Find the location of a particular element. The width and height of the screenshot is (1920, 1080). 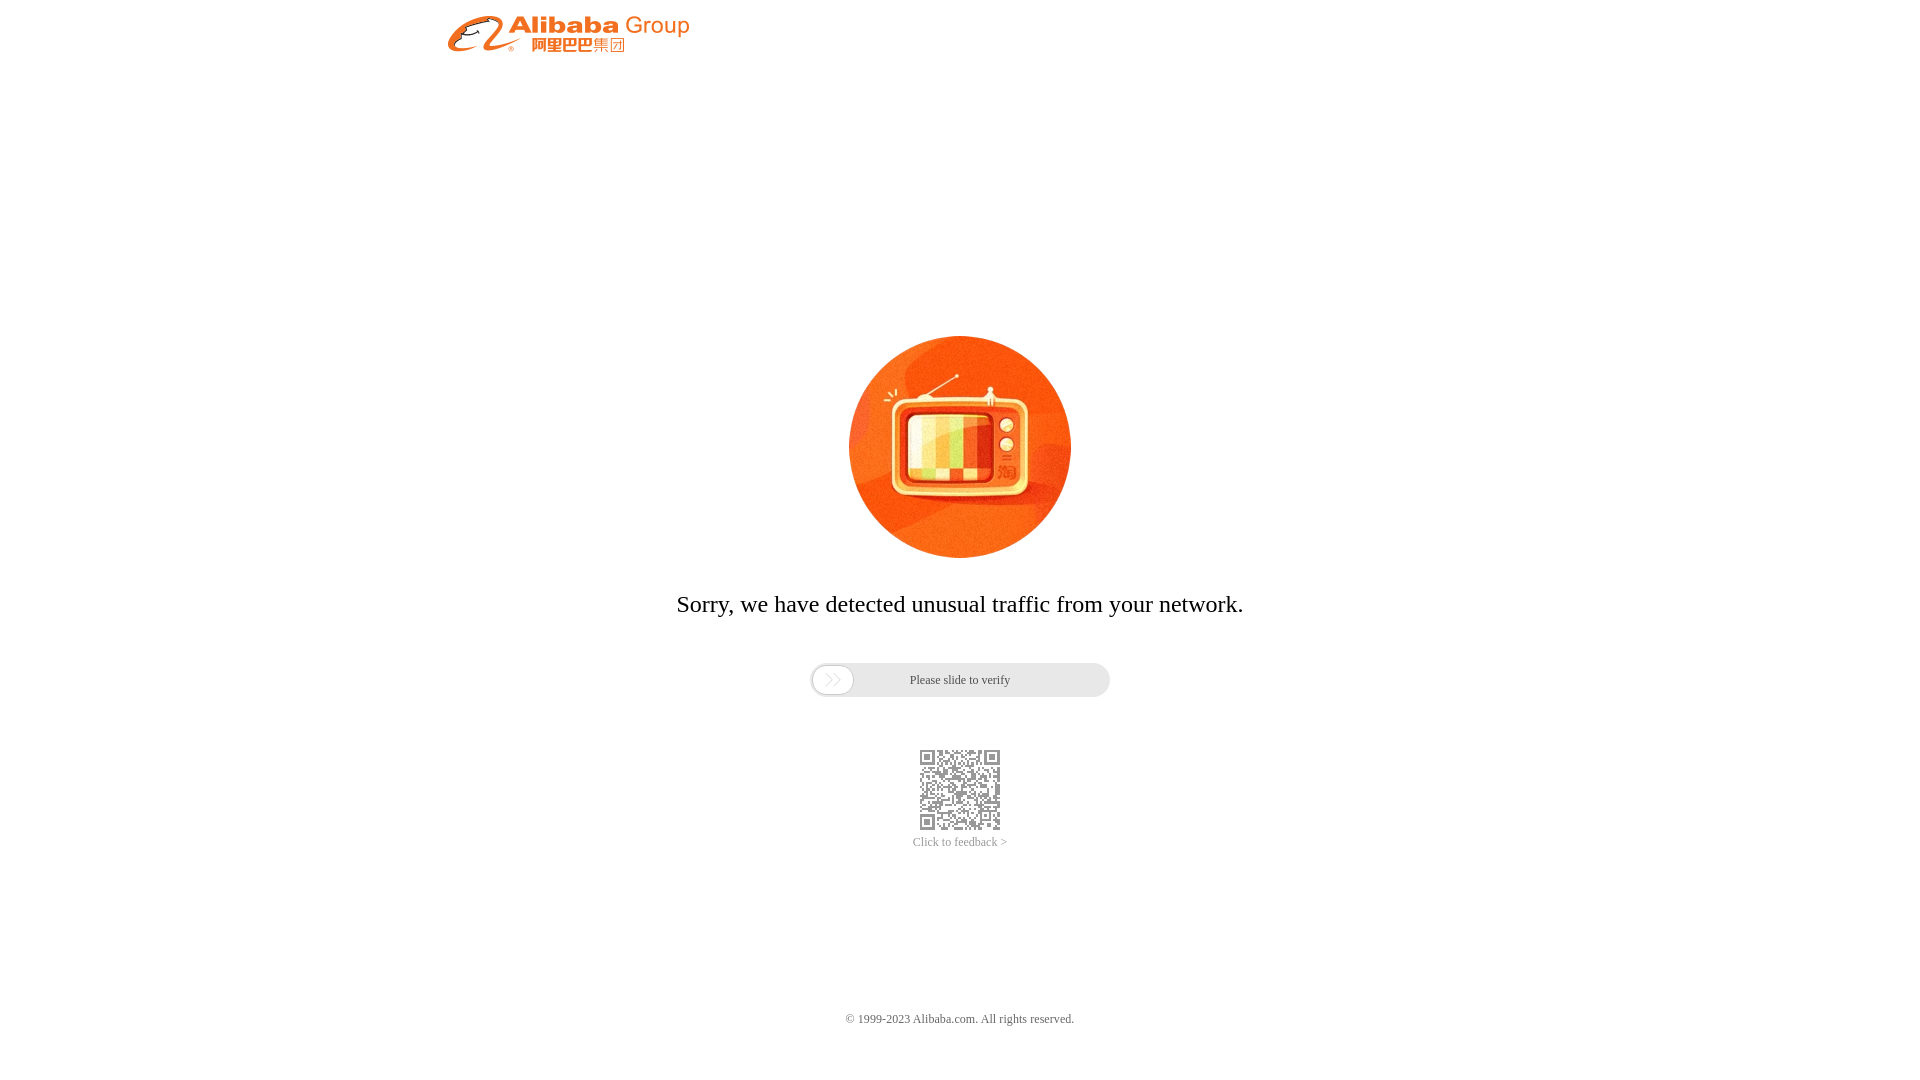

'Click to feedback >' is located at coordinates (911, 842).